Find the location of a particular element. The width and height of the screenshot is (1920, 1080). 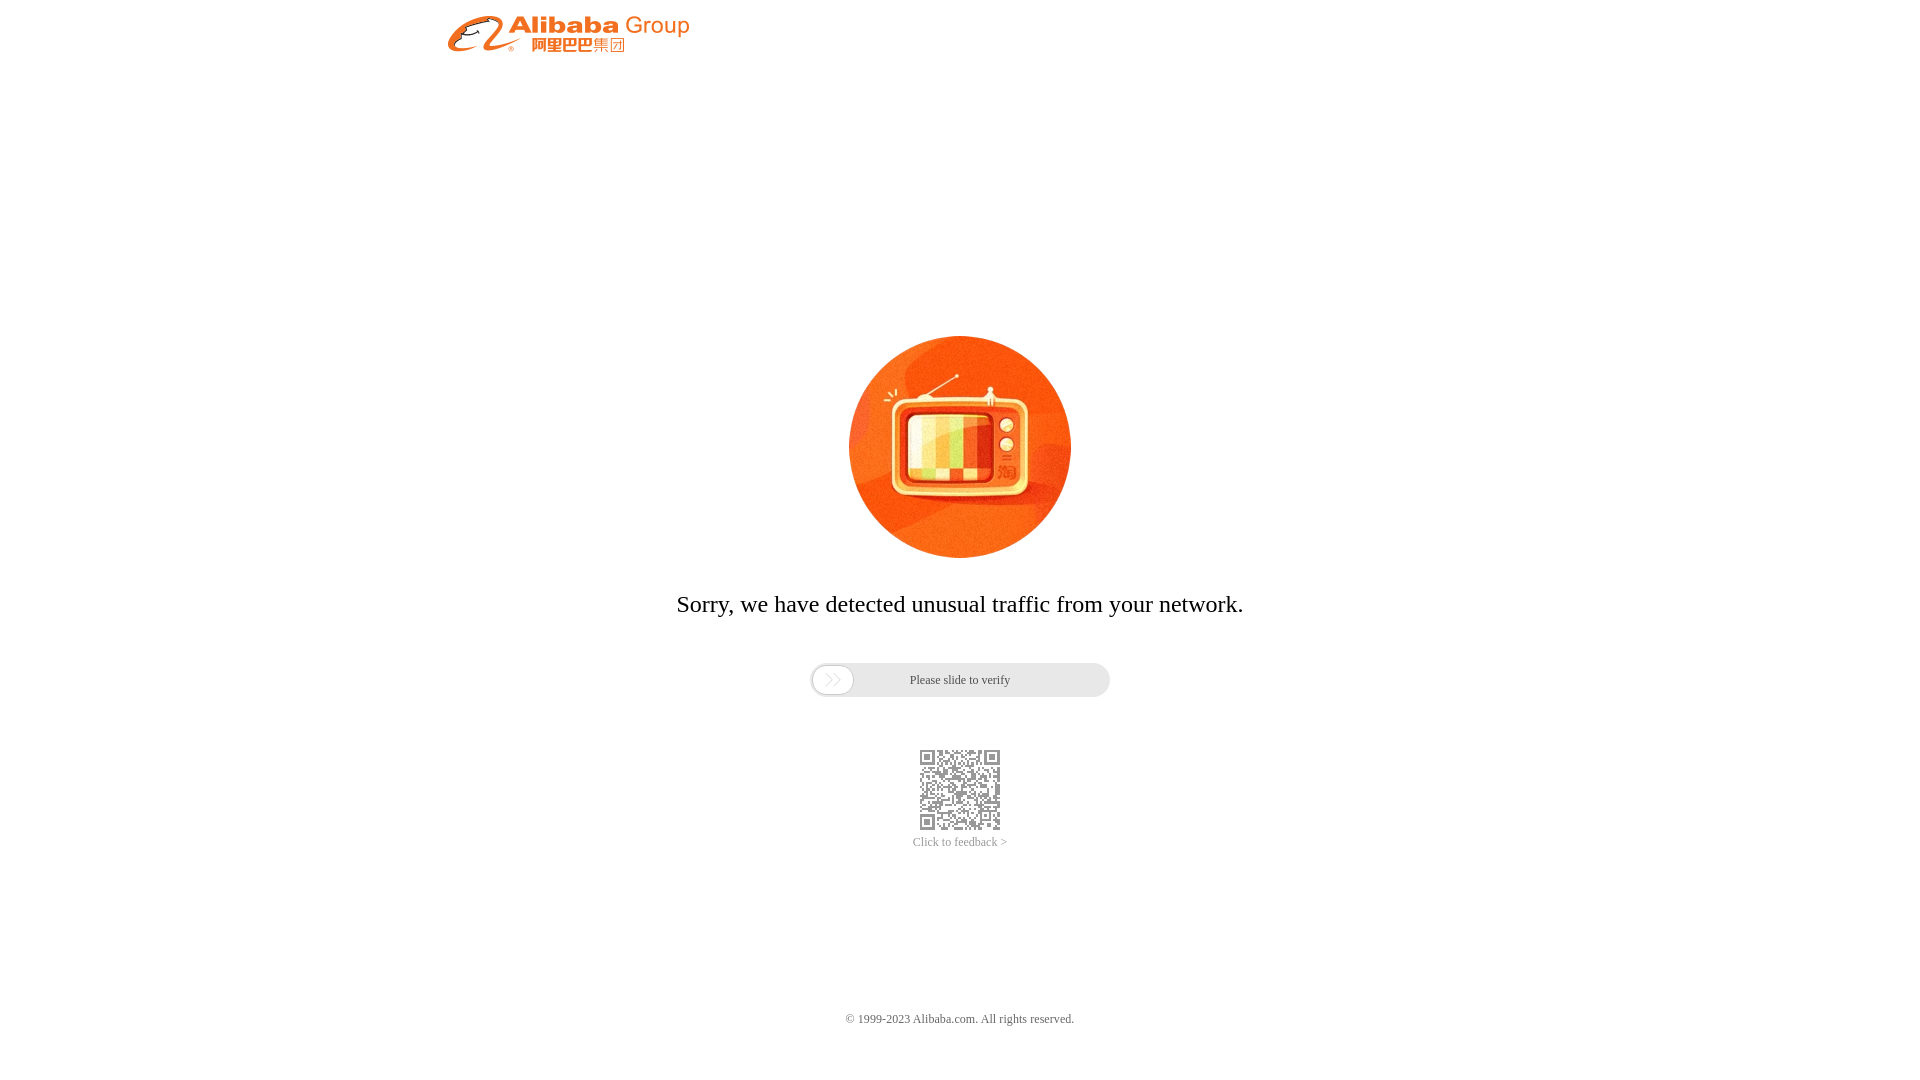

'Click to feedback >' is located at coordinates (911, 842).